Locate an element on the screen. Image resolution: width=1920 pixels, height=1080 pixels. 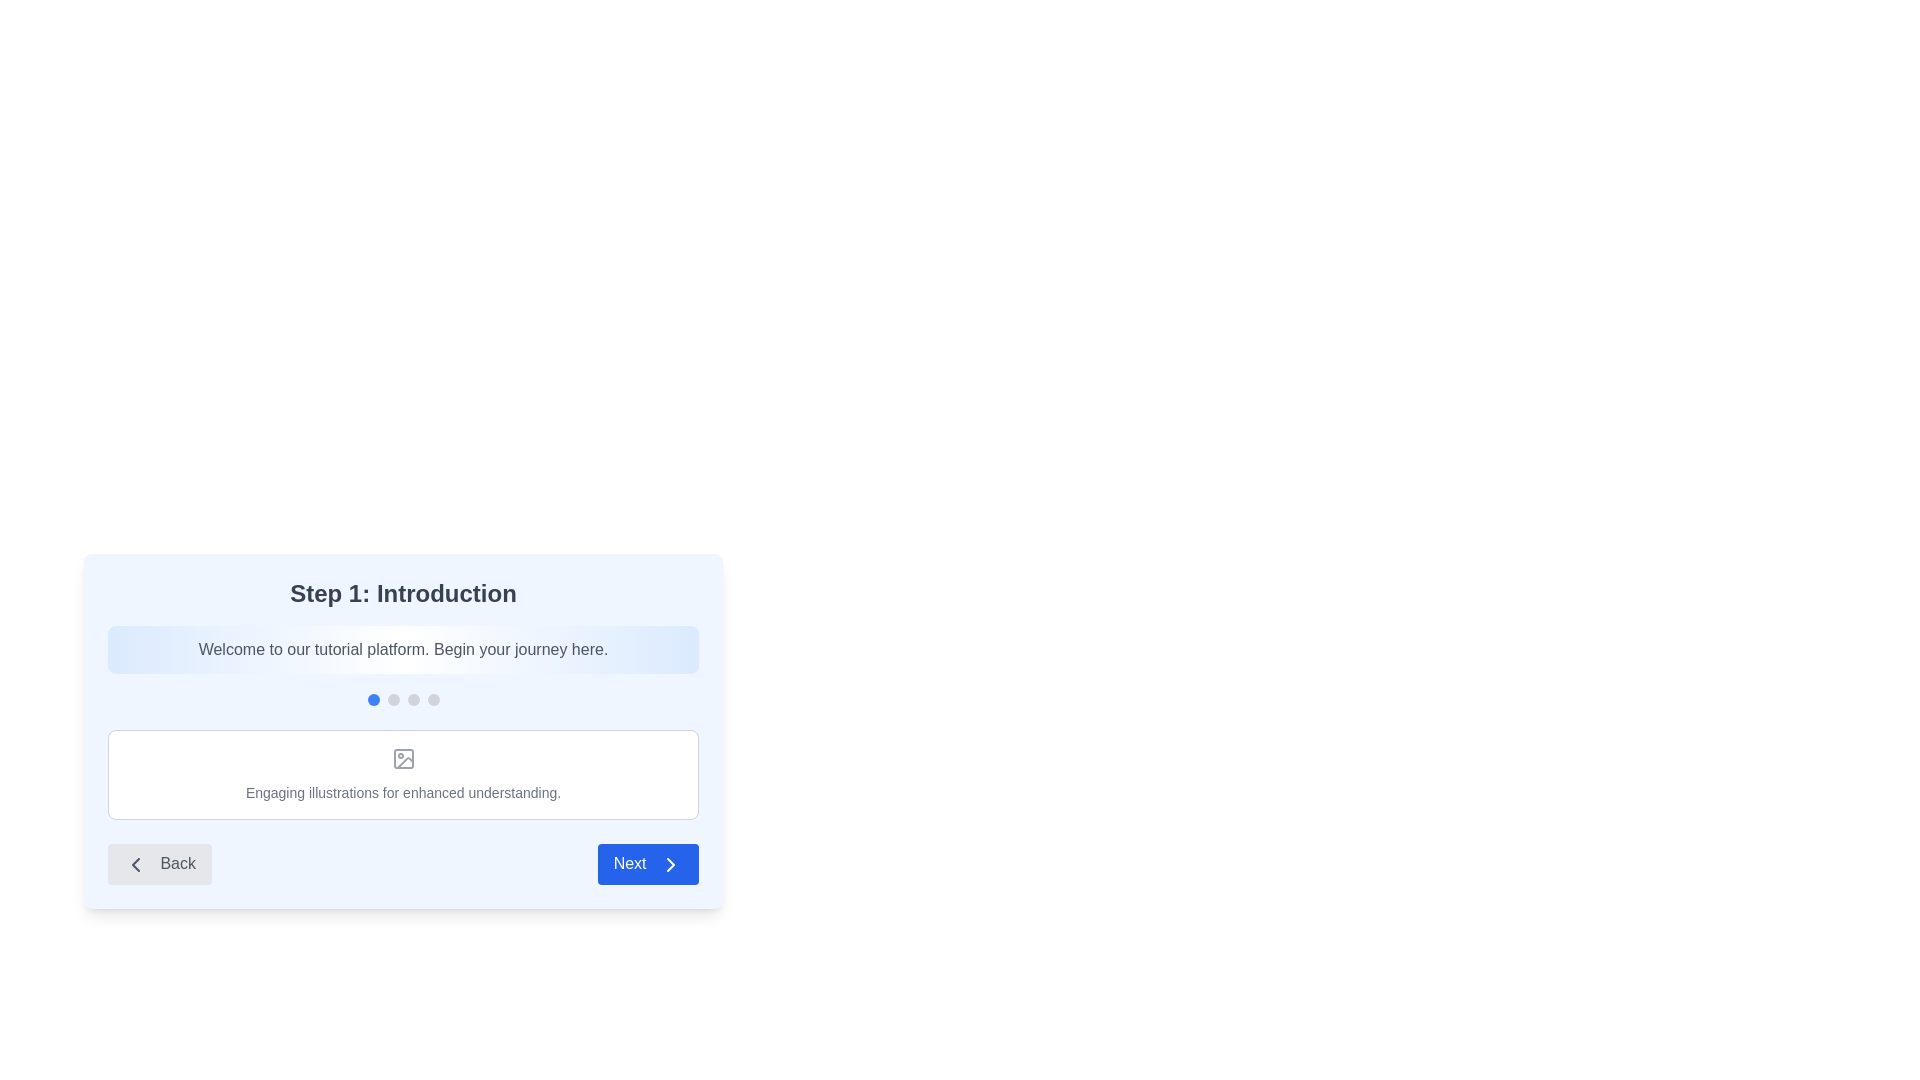
the 'Back' button located at the bottom-left corner of the card interface is located at coordinates (134, 863).